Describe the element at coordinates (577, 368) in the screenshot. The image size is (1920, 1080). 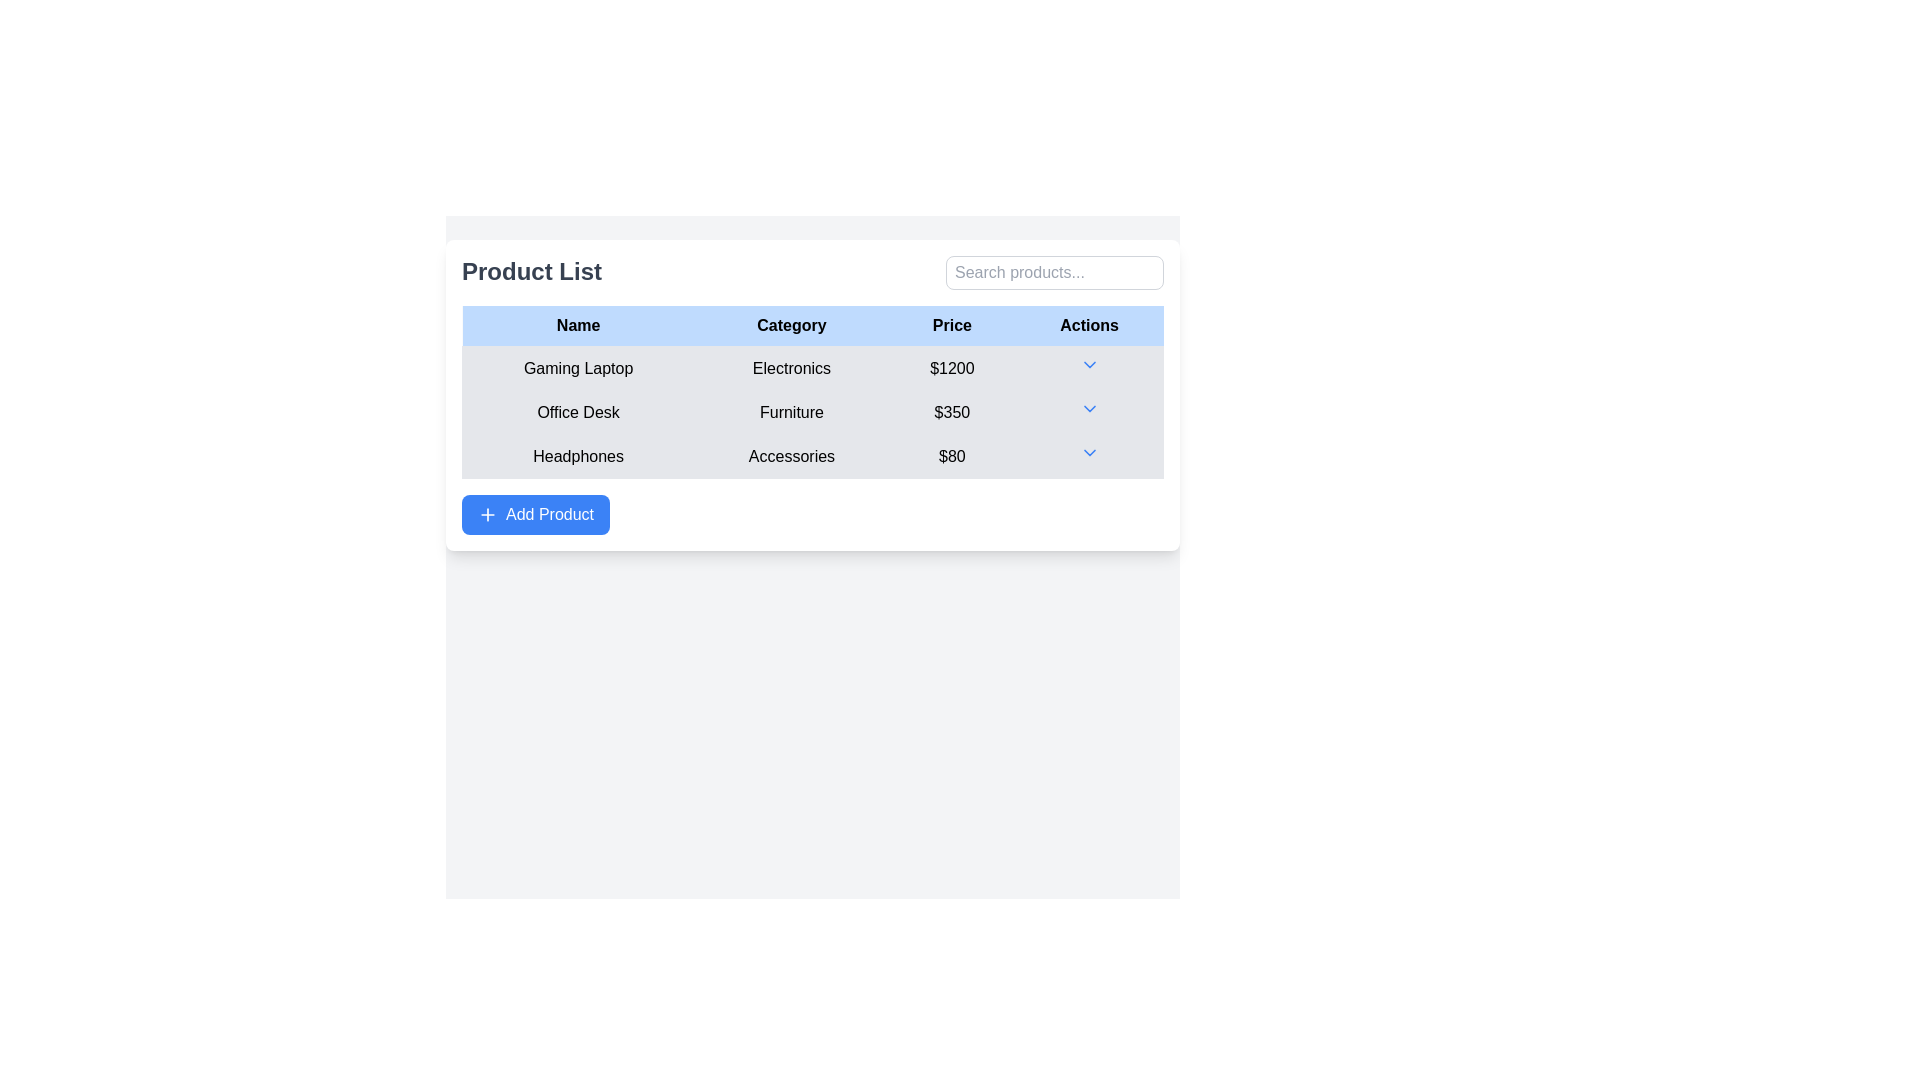
I see `the Text label that denotes the product name for the Gaming Laptop in the first row of the product listing table under the 'Name' column` at that location.